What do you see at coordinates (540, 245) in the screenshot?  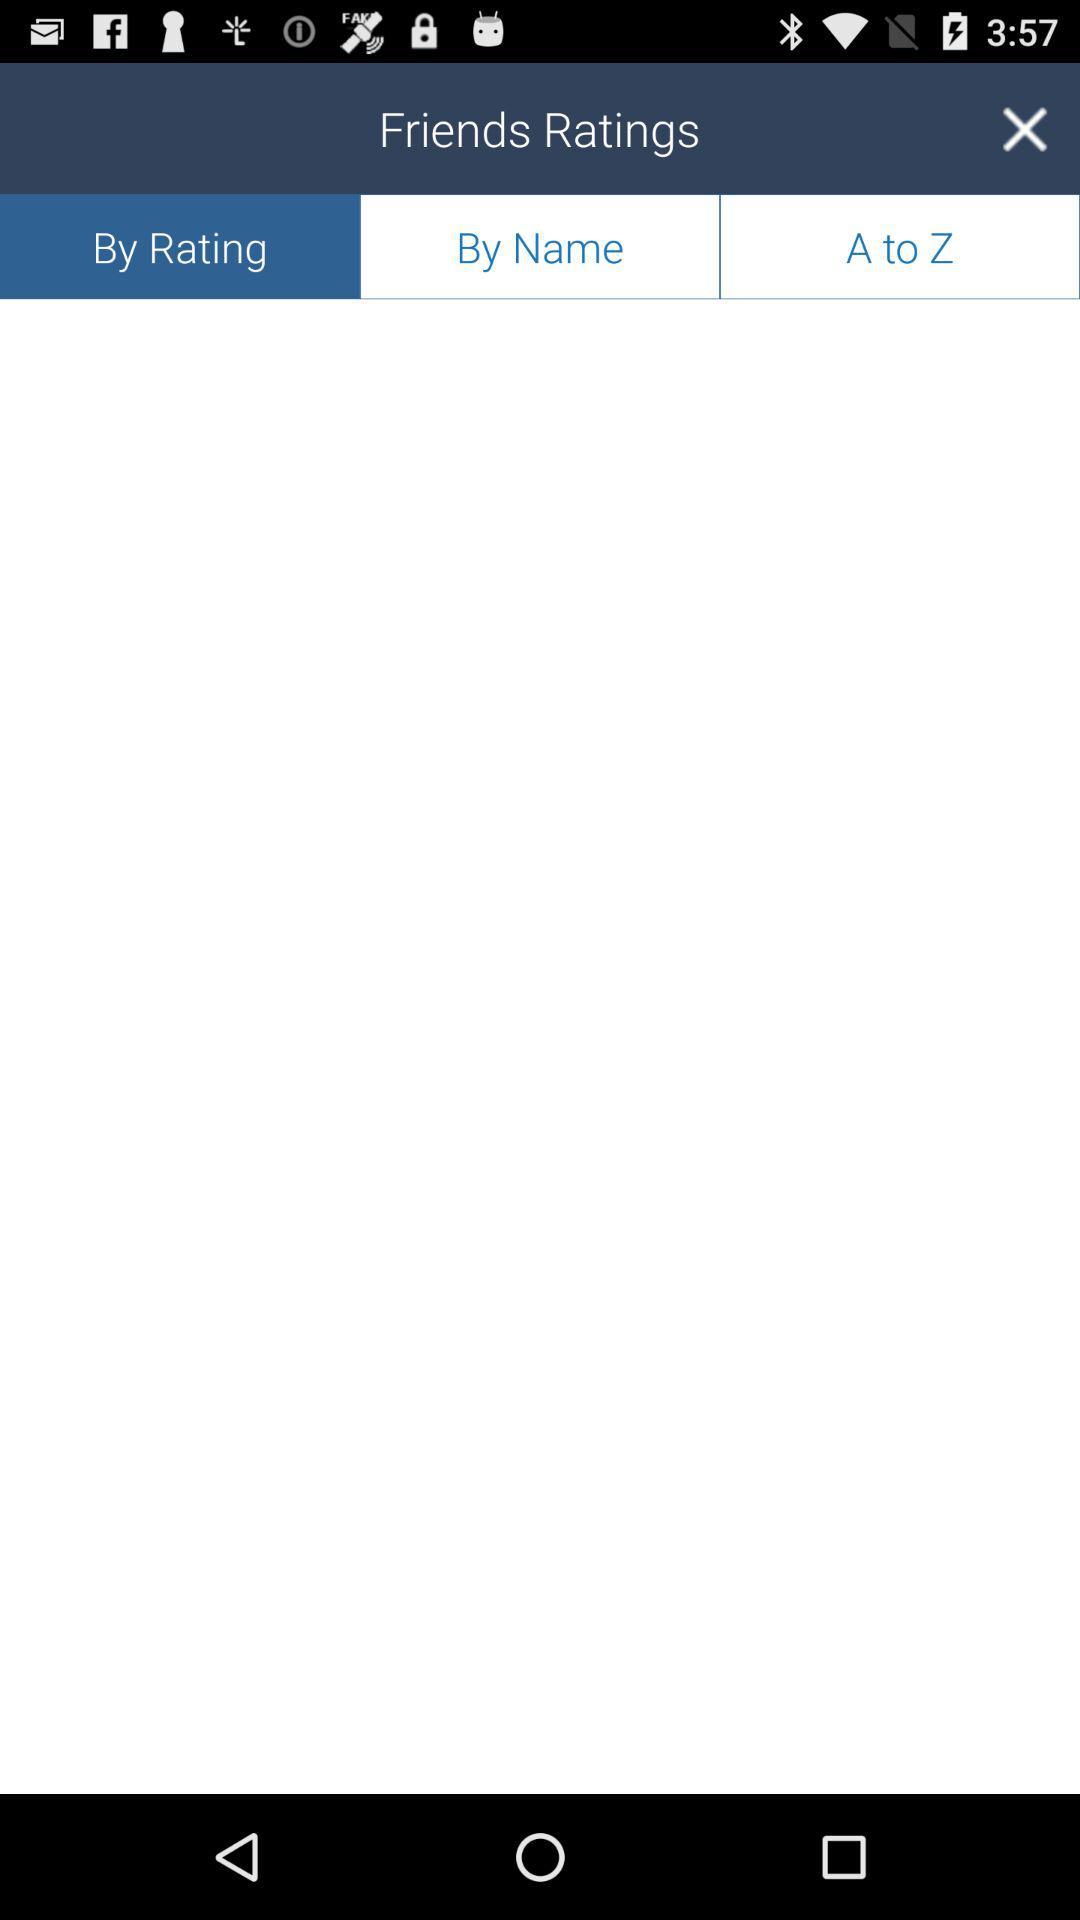 I see `icon below friends ratings app` at bounding box center [540, 245].